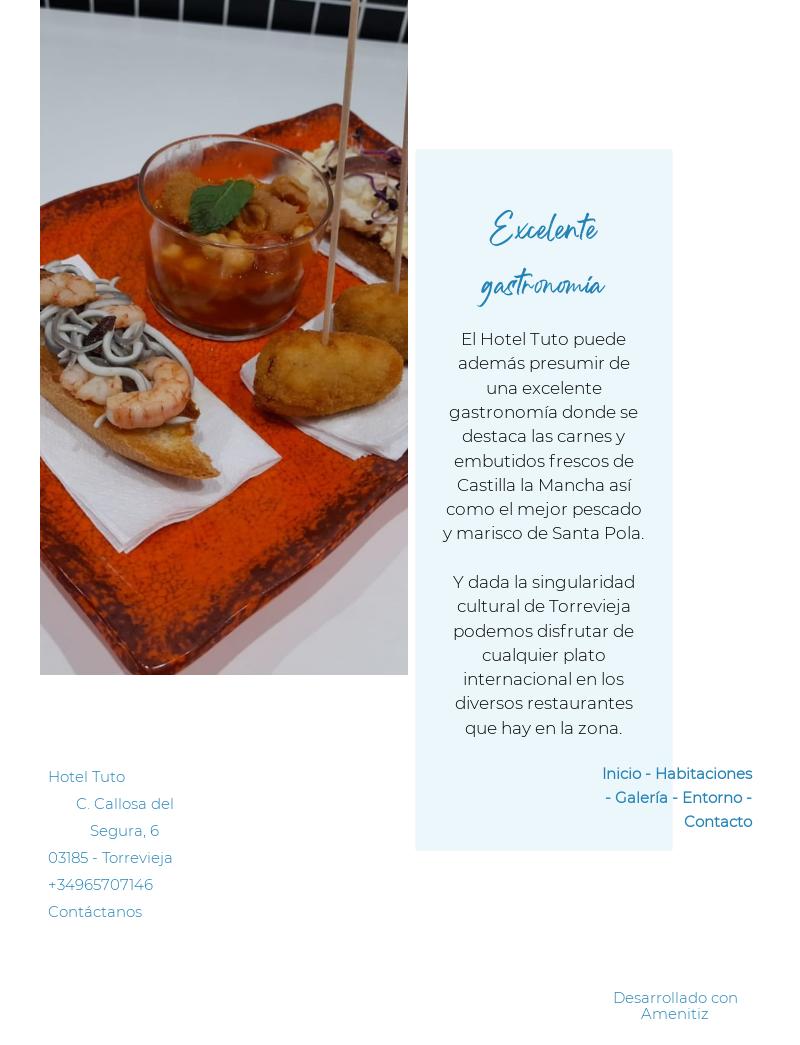 The image size is (800, 1045). What do you see at coordinates (123, 815) in the screenshot?
I see `'C. Callosa del Segura, 6'` at bounding box center [123, 815].